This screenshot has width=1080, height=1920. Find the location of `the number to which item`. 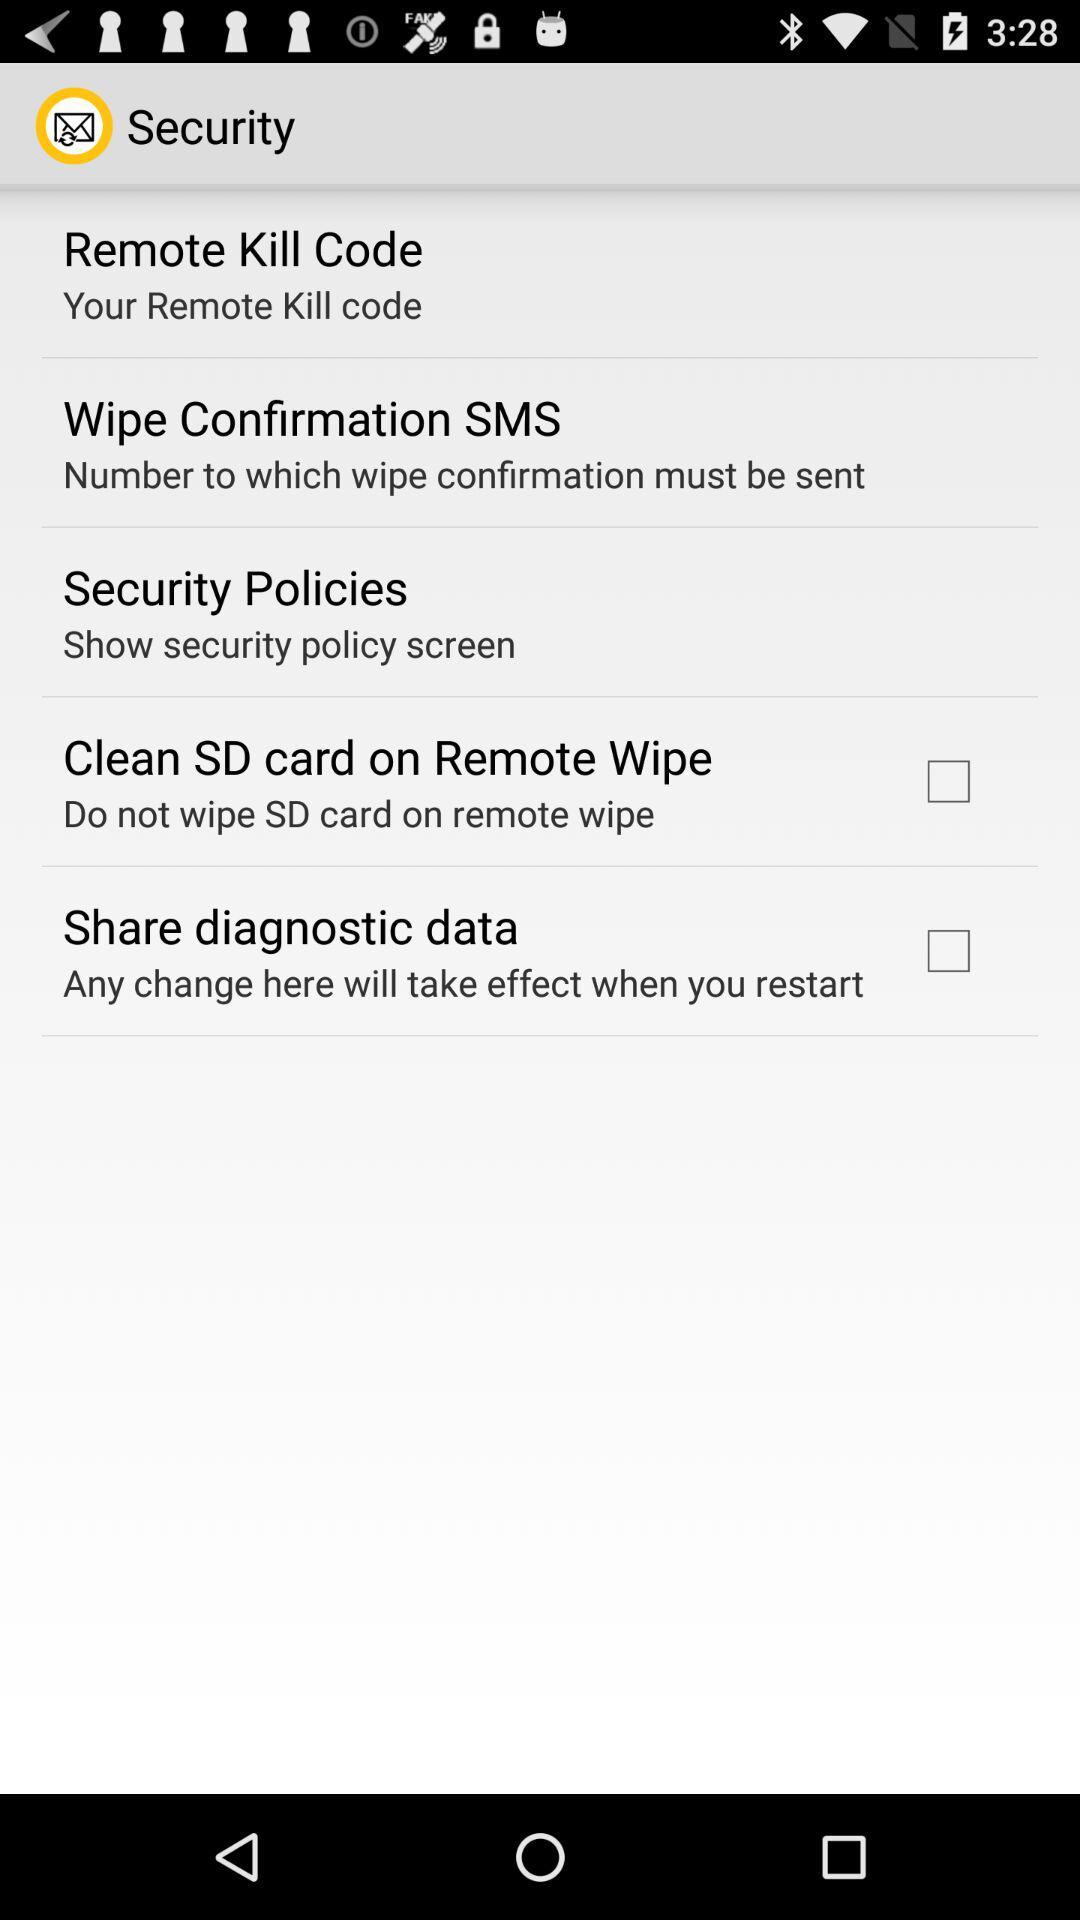

the number to which item is located at coordinates (464, 473).